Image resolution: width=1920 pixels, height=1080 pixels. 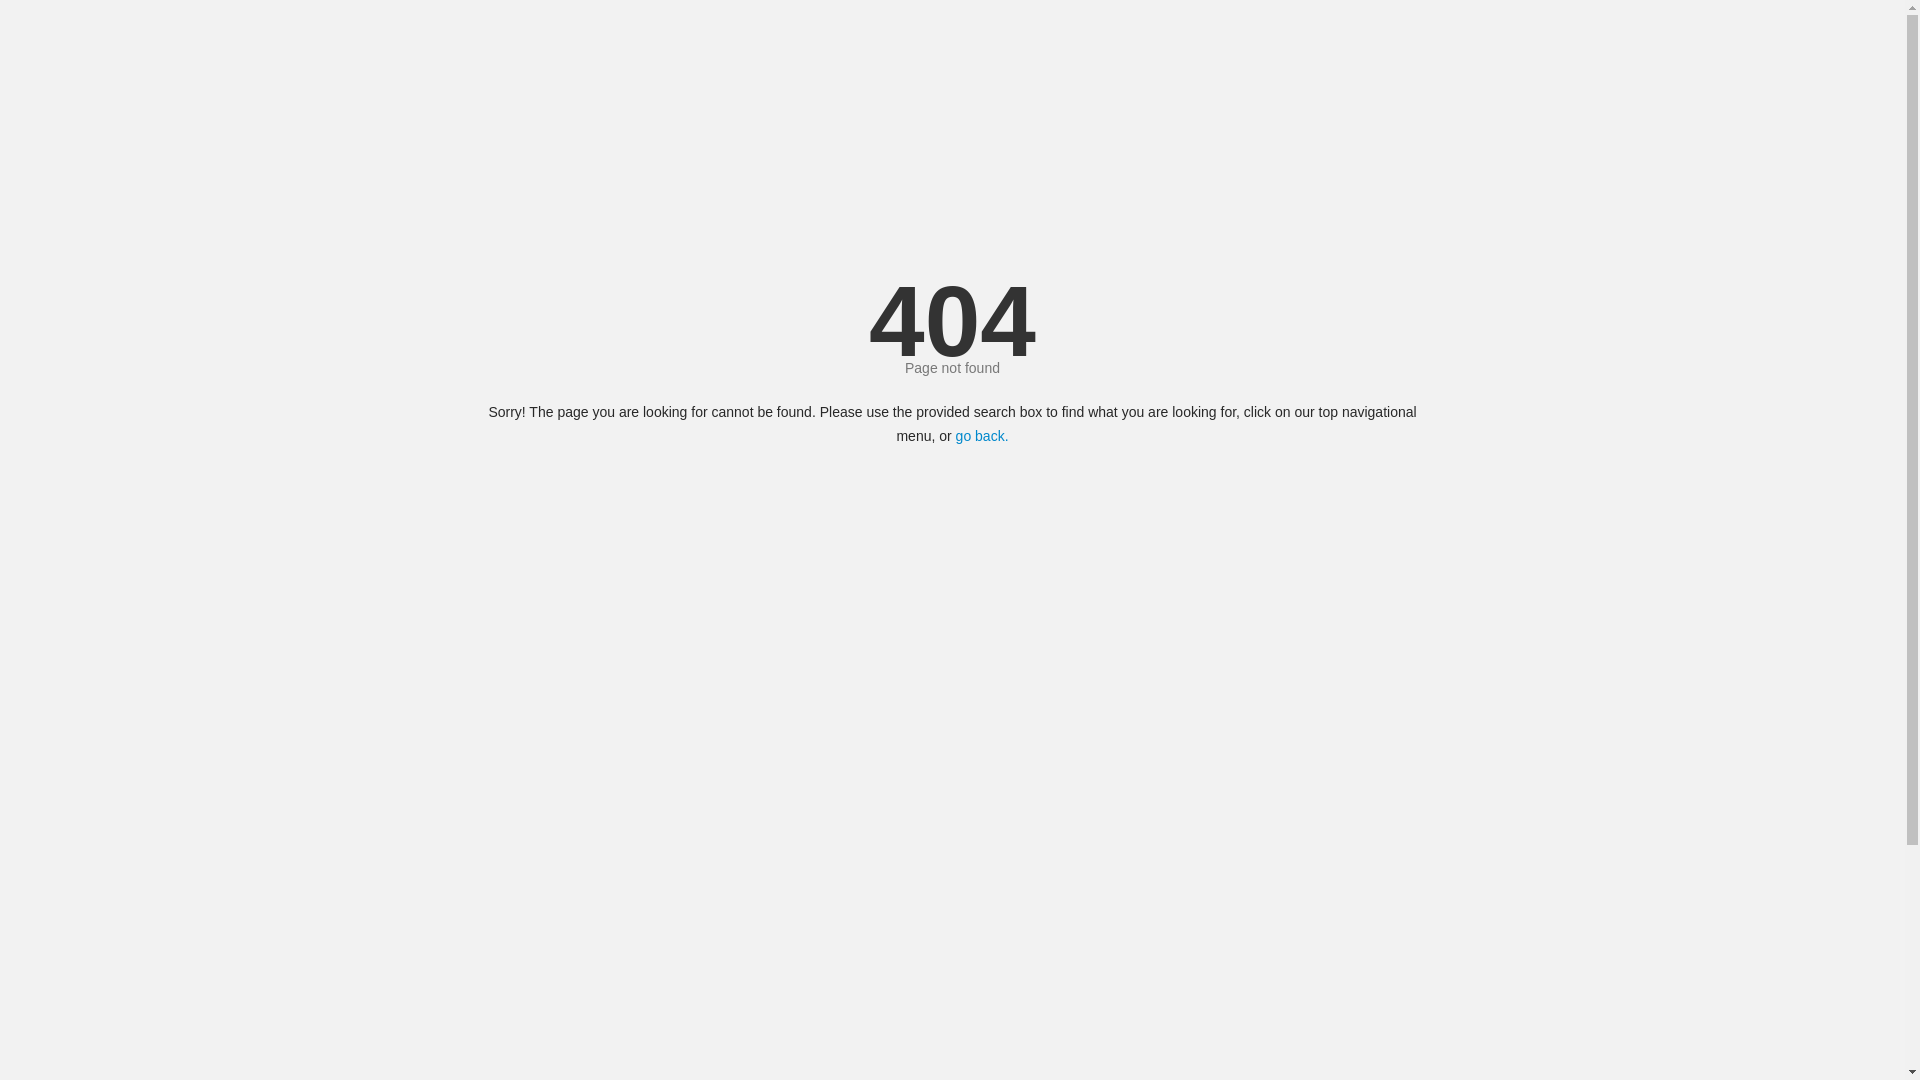 I want to click on 'go back.', so click(x=982, y=434).